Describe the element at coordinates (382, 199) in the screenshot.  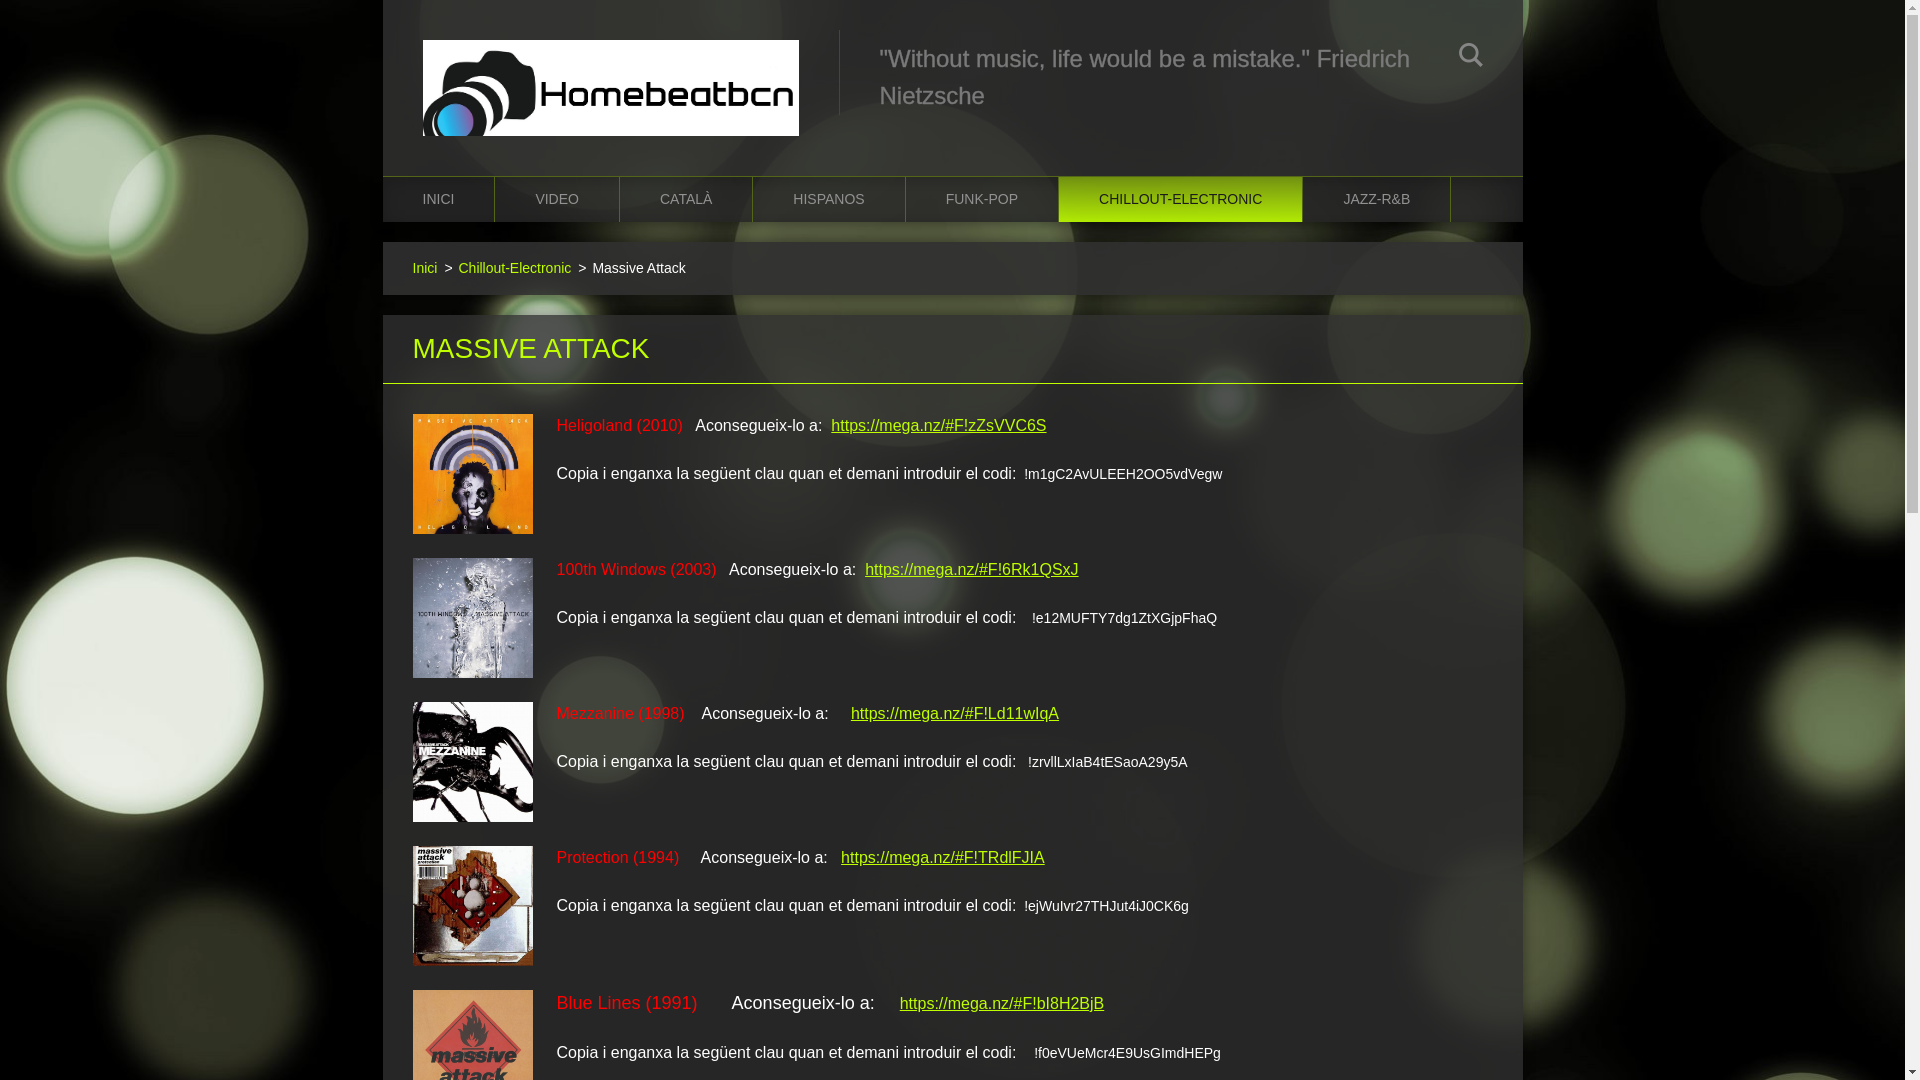
I see `'INICI'` at that location.